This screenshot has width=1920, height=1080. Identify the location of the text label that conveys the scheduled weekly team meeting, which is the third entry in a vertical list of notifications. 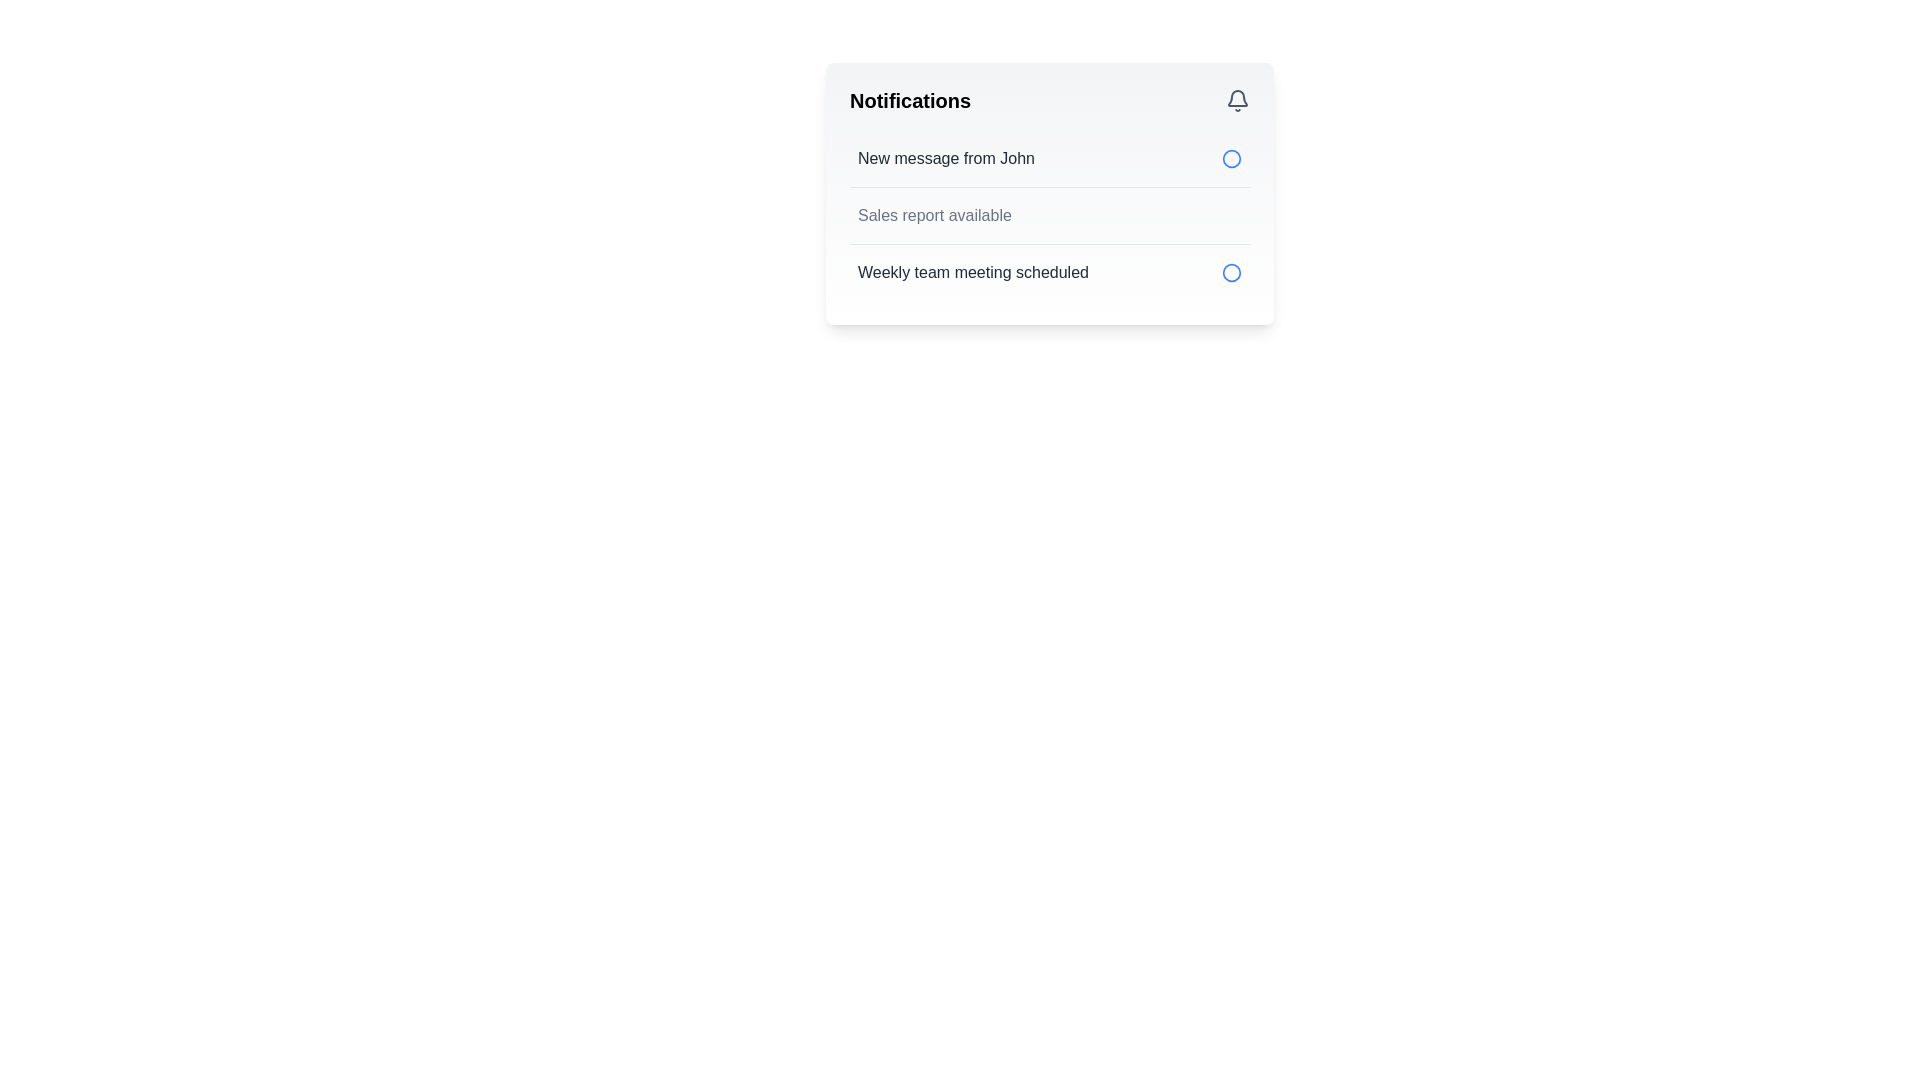
(973, 273).